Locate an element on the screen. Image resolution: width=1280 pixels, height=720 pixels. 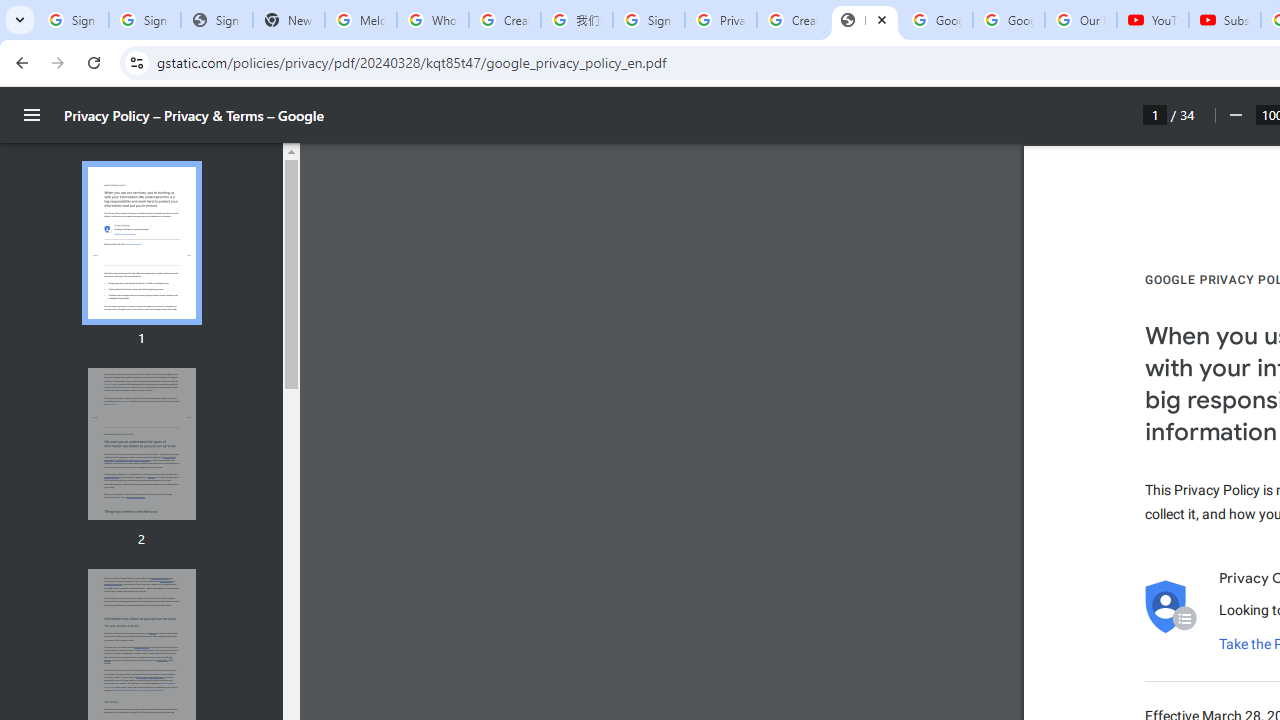
'YouTube' is located at coordinates (1153, 20).